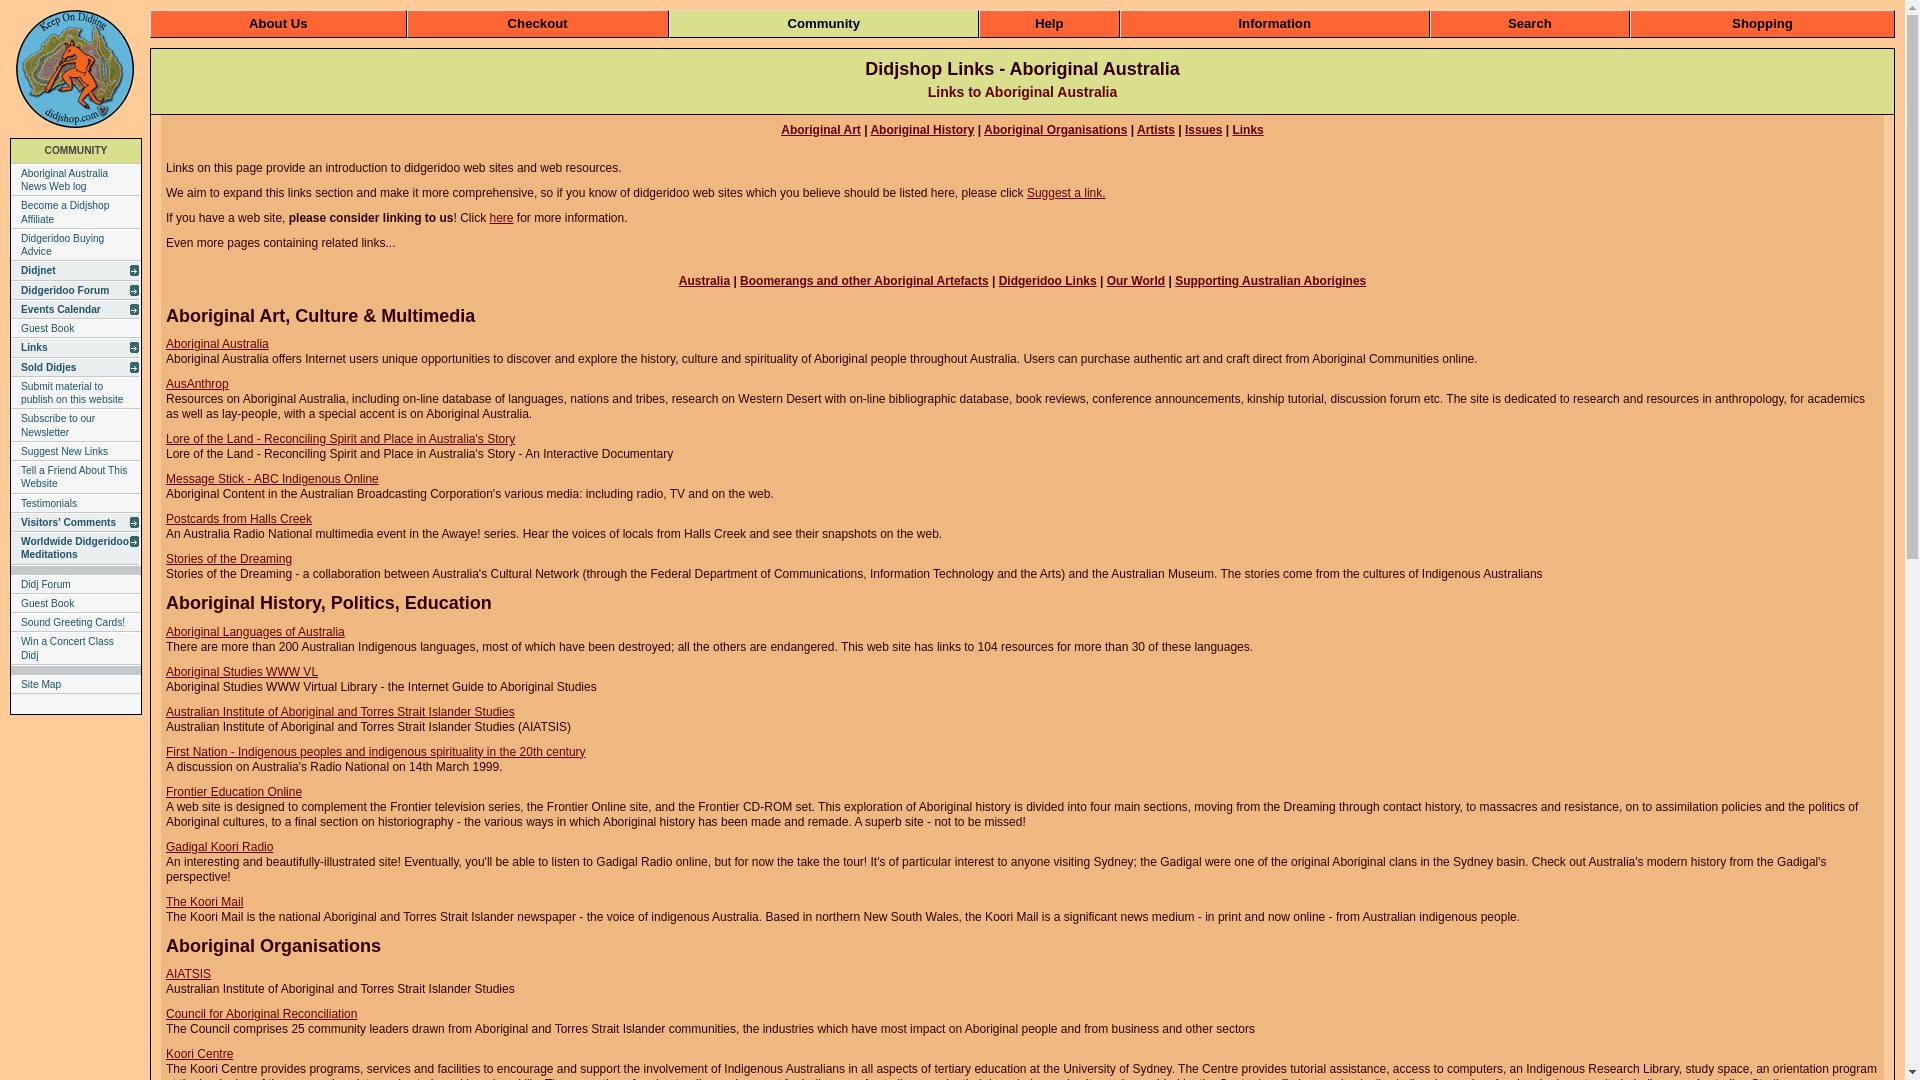 Image resolution: width=1920 pixels, height=1080 pixels. I want to click on 'Didgeridoo Buying Advice', so click(76, 244).